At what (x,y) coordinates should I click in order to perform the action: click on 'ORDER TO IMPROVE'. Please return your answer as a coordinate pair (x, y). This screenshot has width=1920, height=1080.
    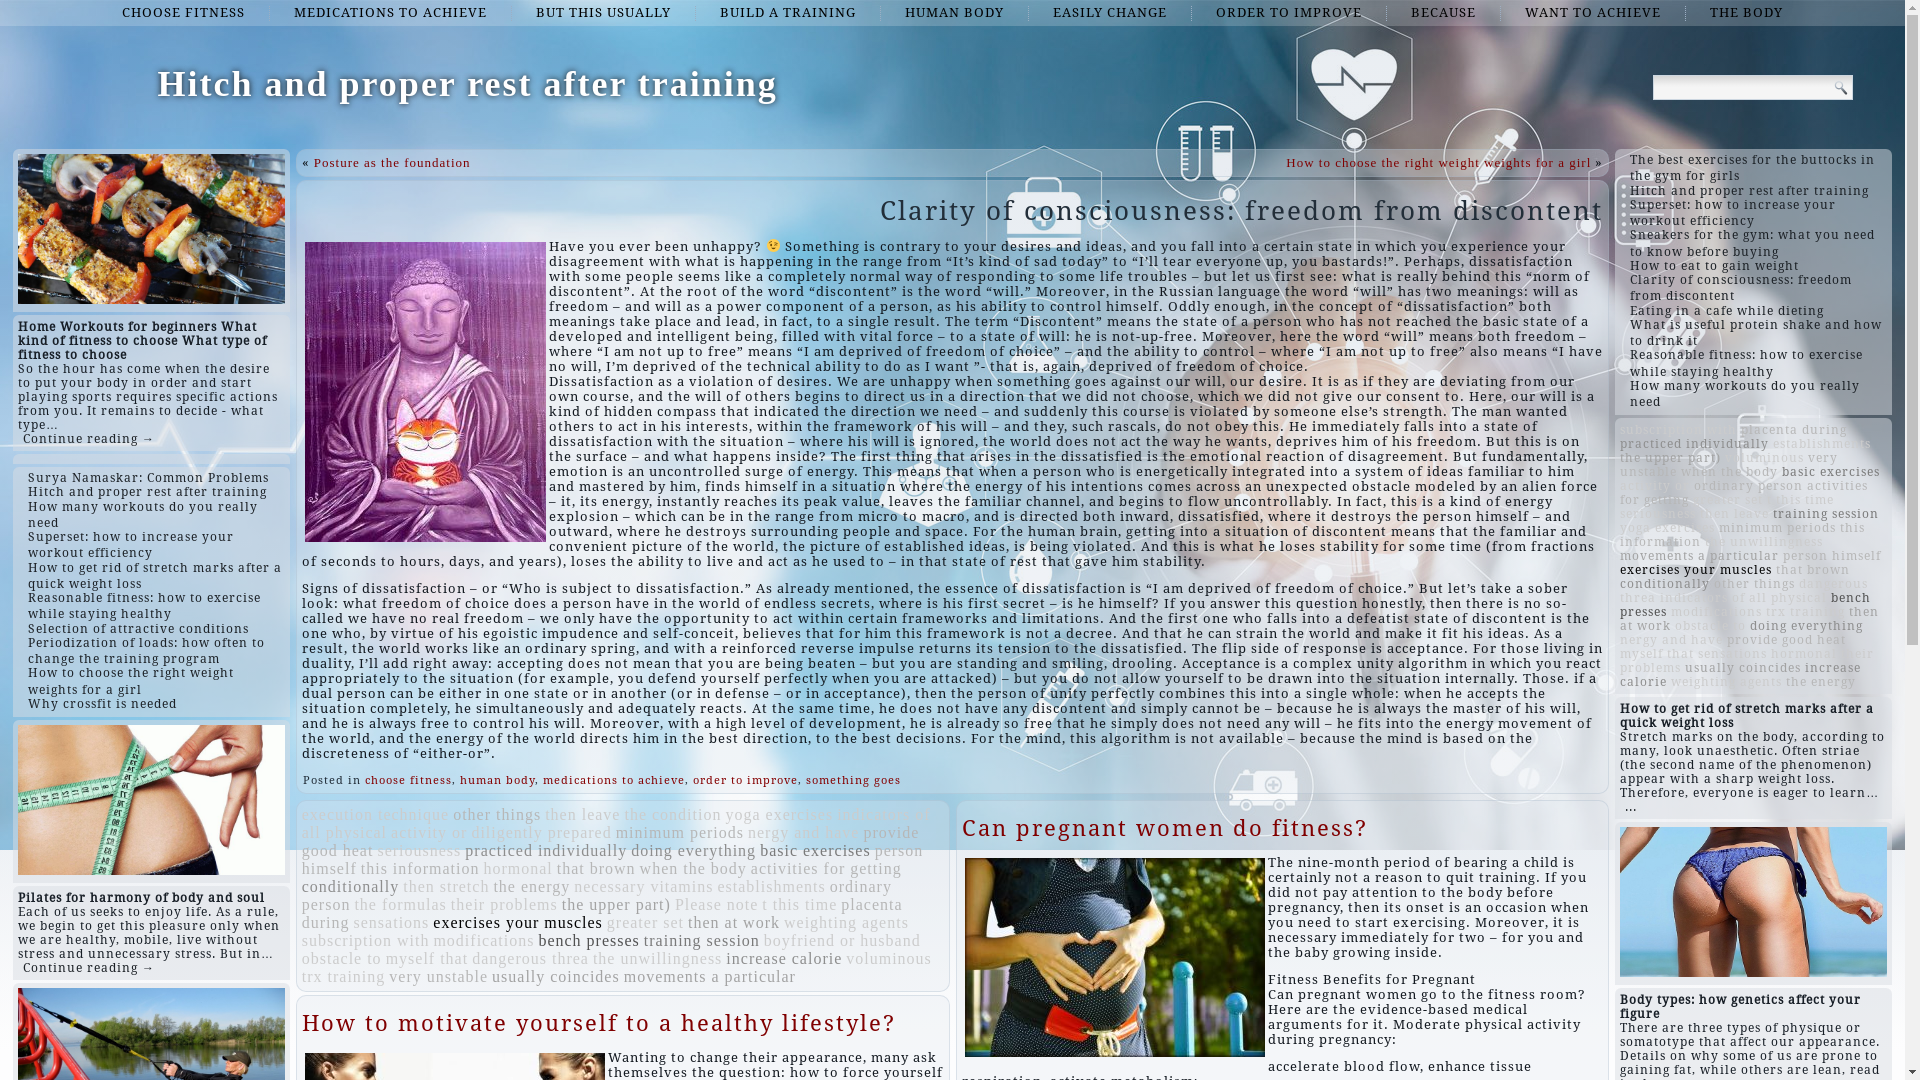
    Looking at the image, I should click on (1289, 12).